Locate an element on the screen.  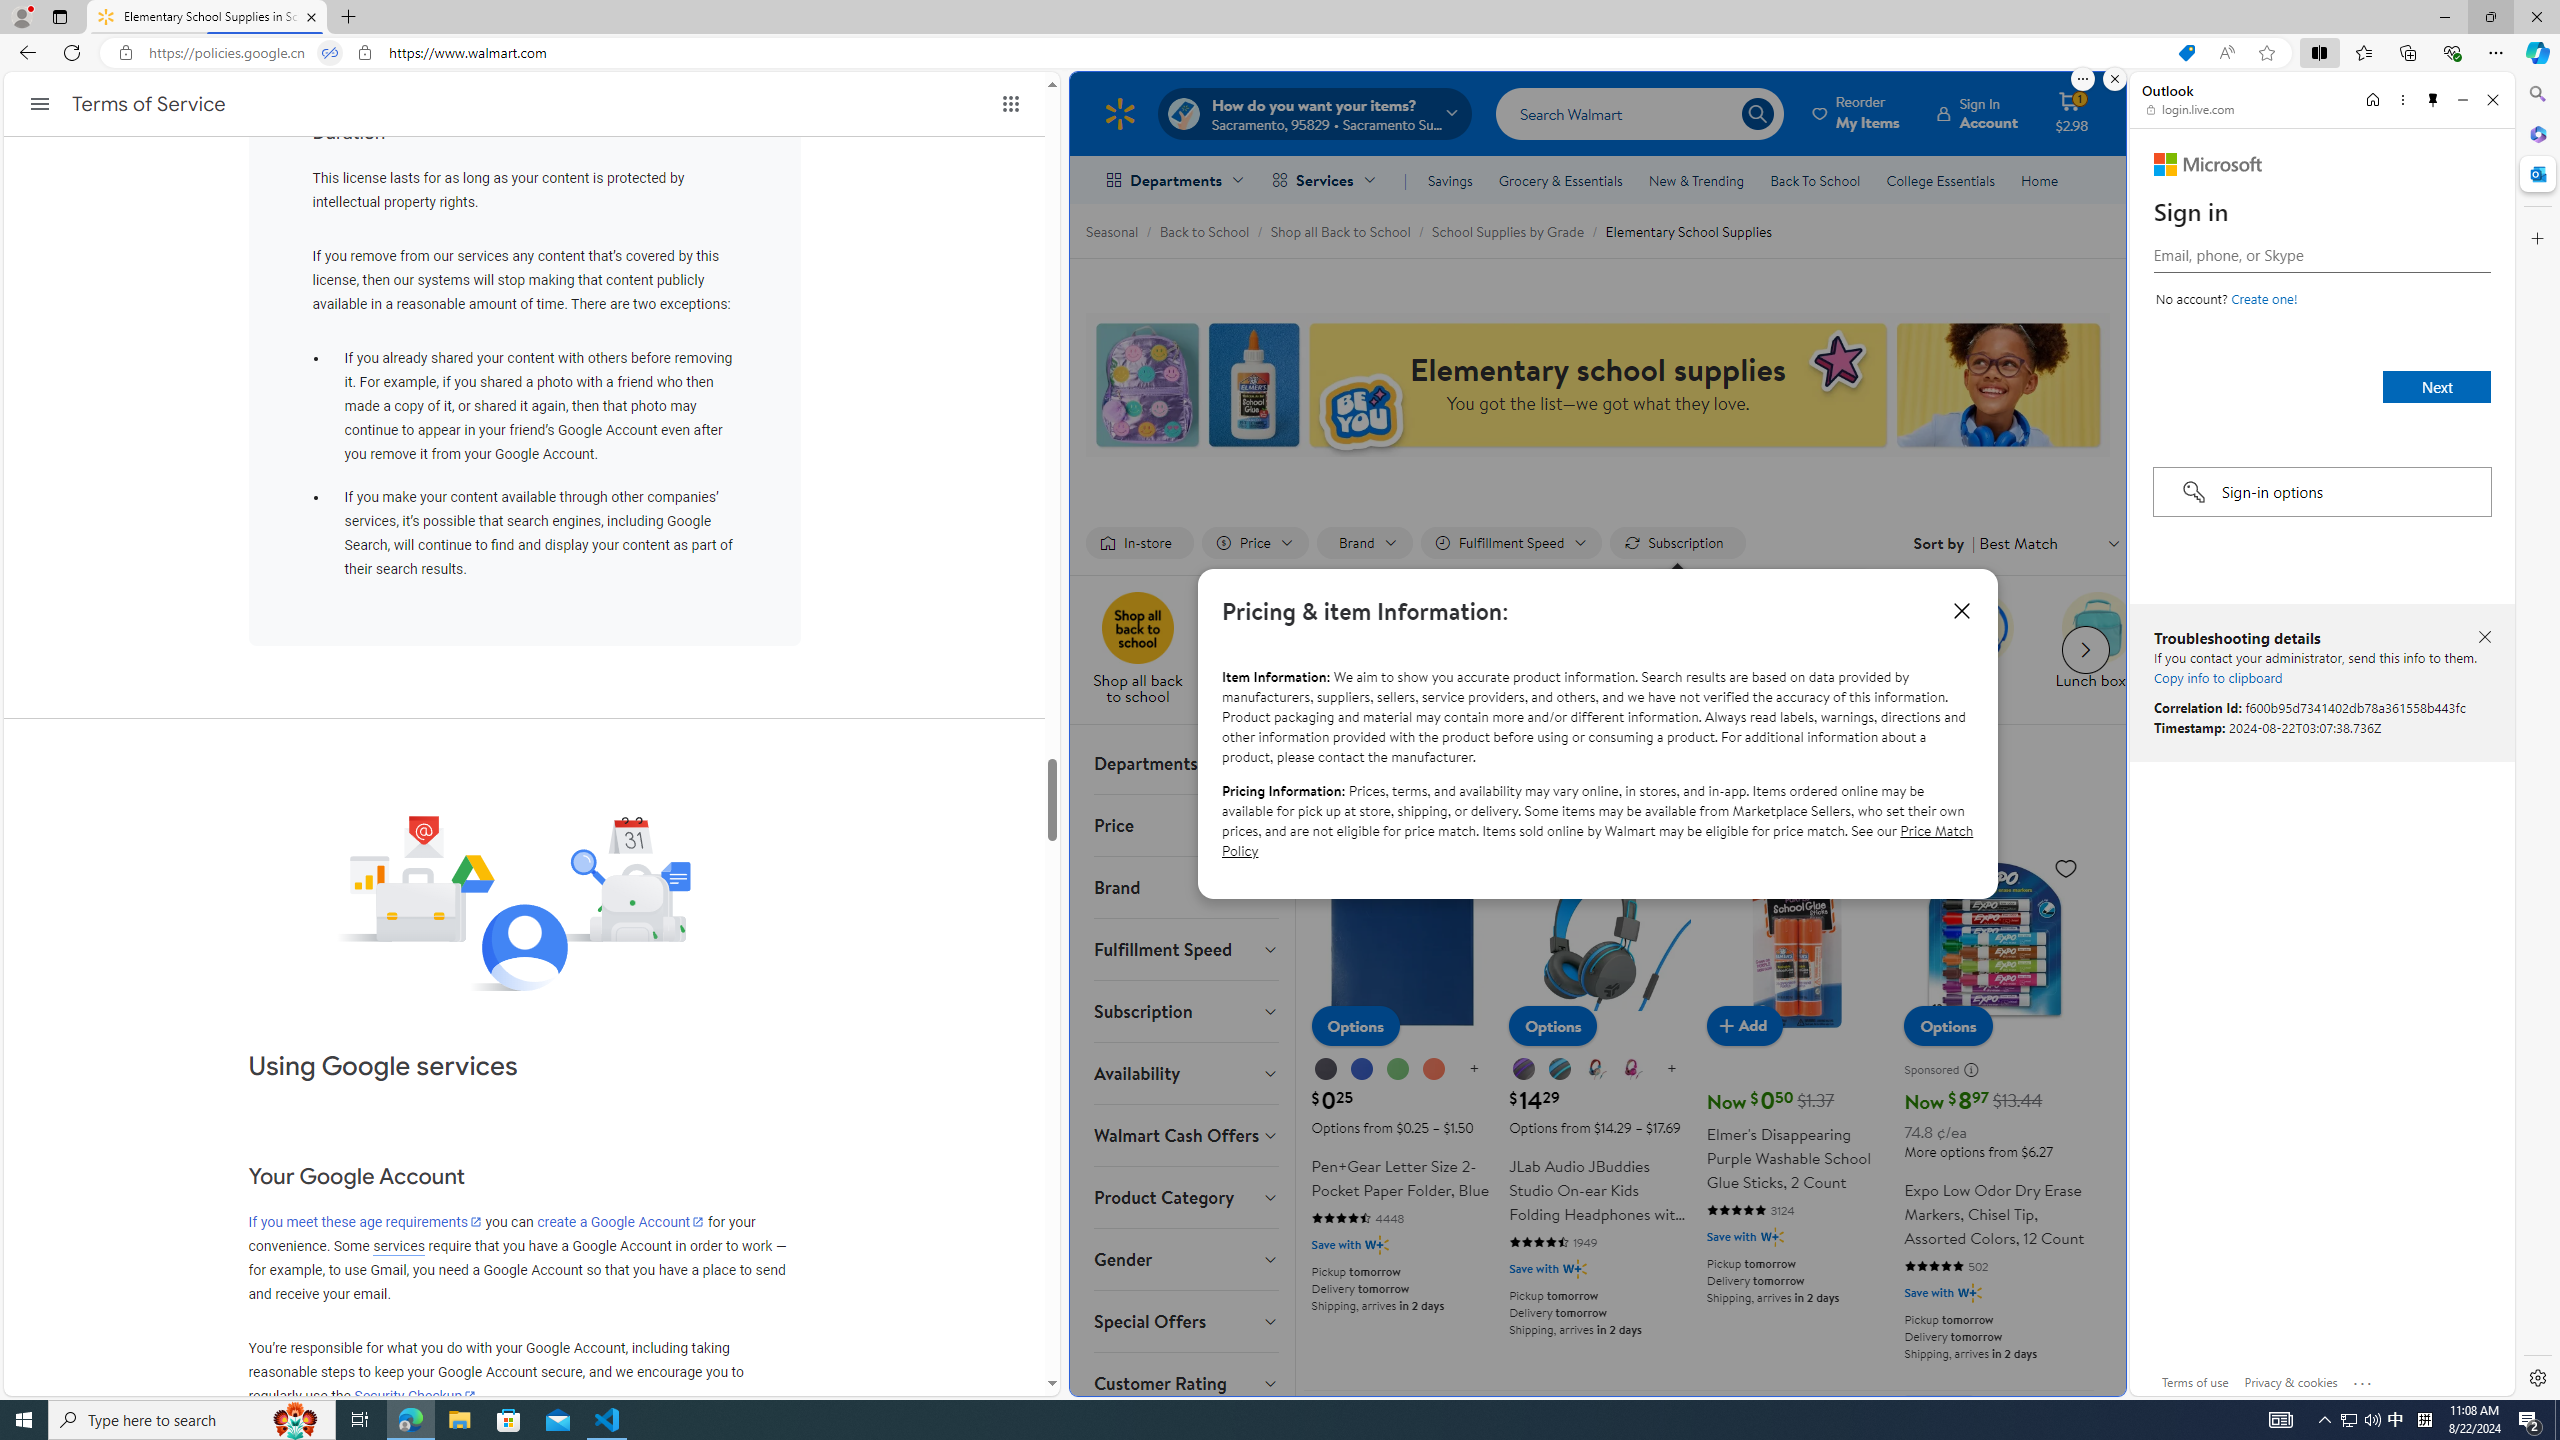
'Close troubleshooting details' is located at coordinates (2483, 636).